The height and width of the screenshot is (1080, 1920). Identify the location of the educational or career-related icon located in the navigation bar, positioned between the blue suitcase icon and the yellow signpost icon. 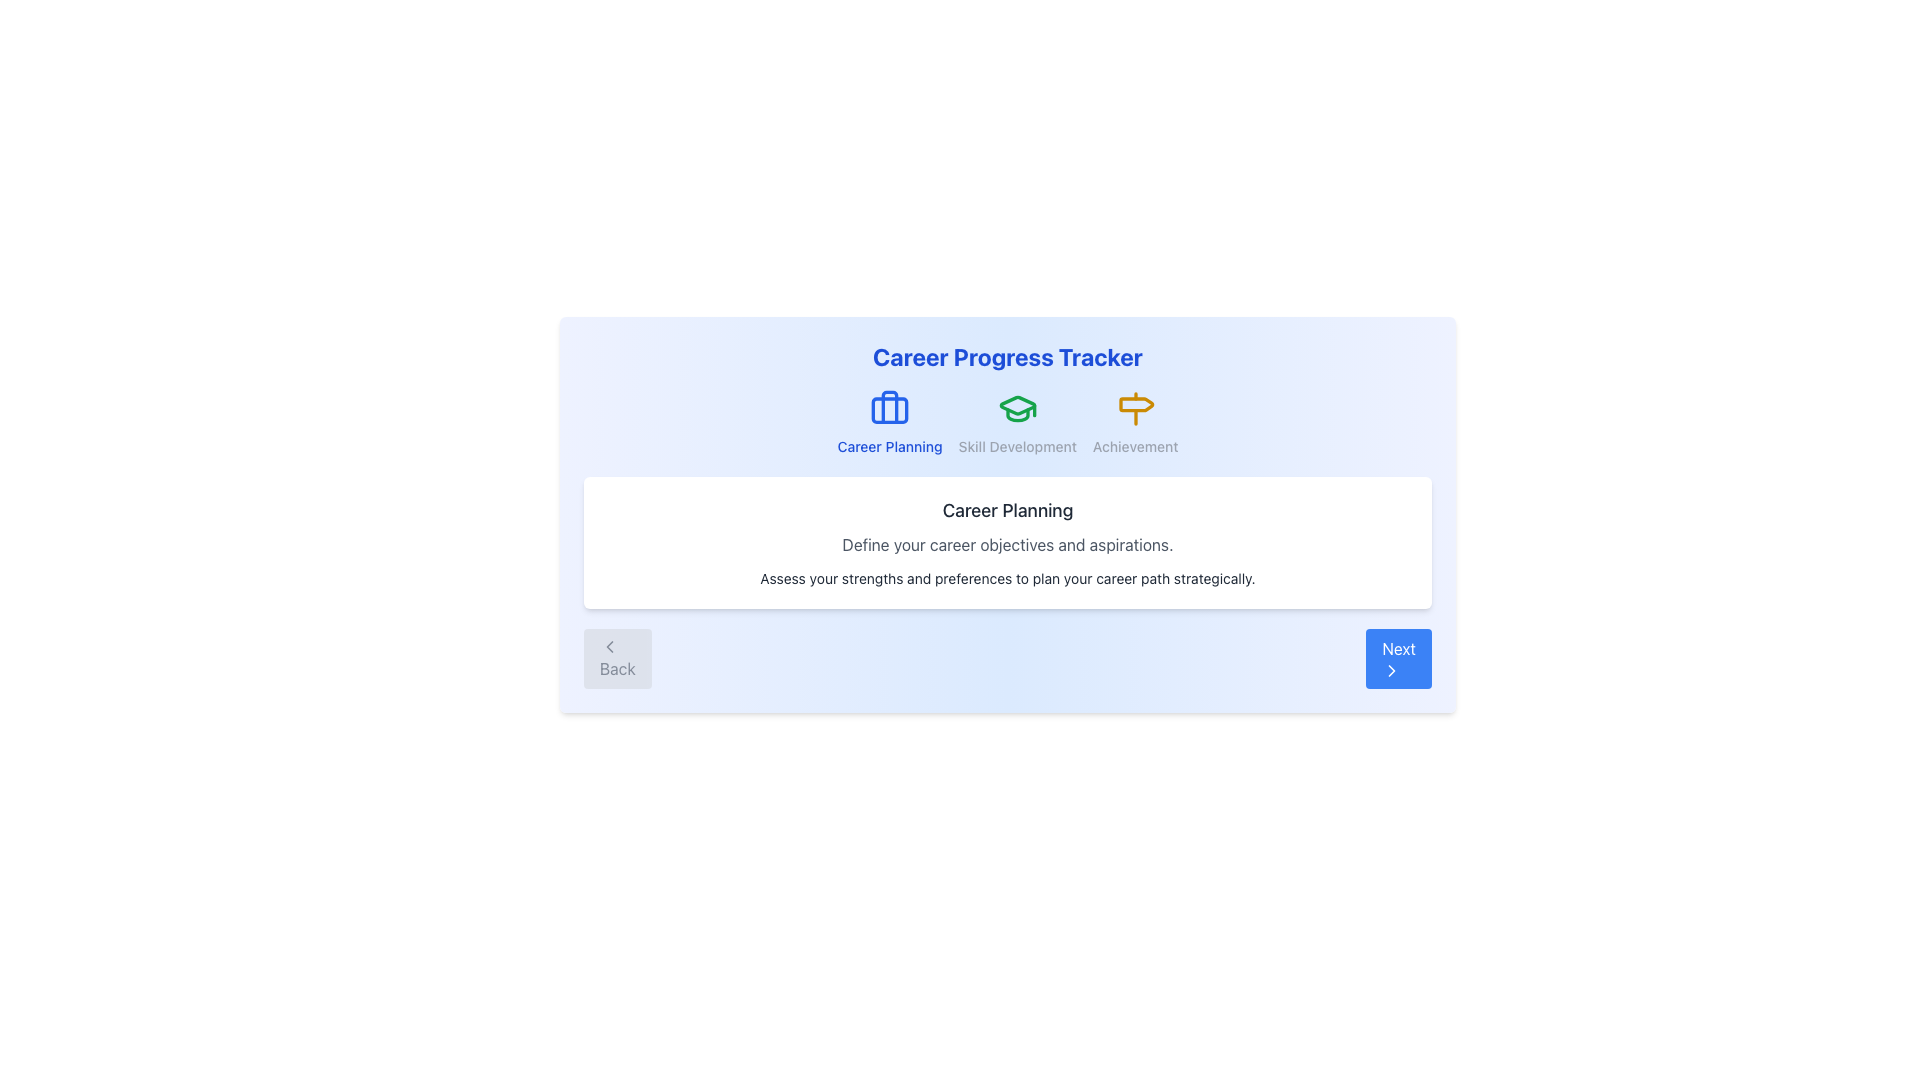
(1017, 405).